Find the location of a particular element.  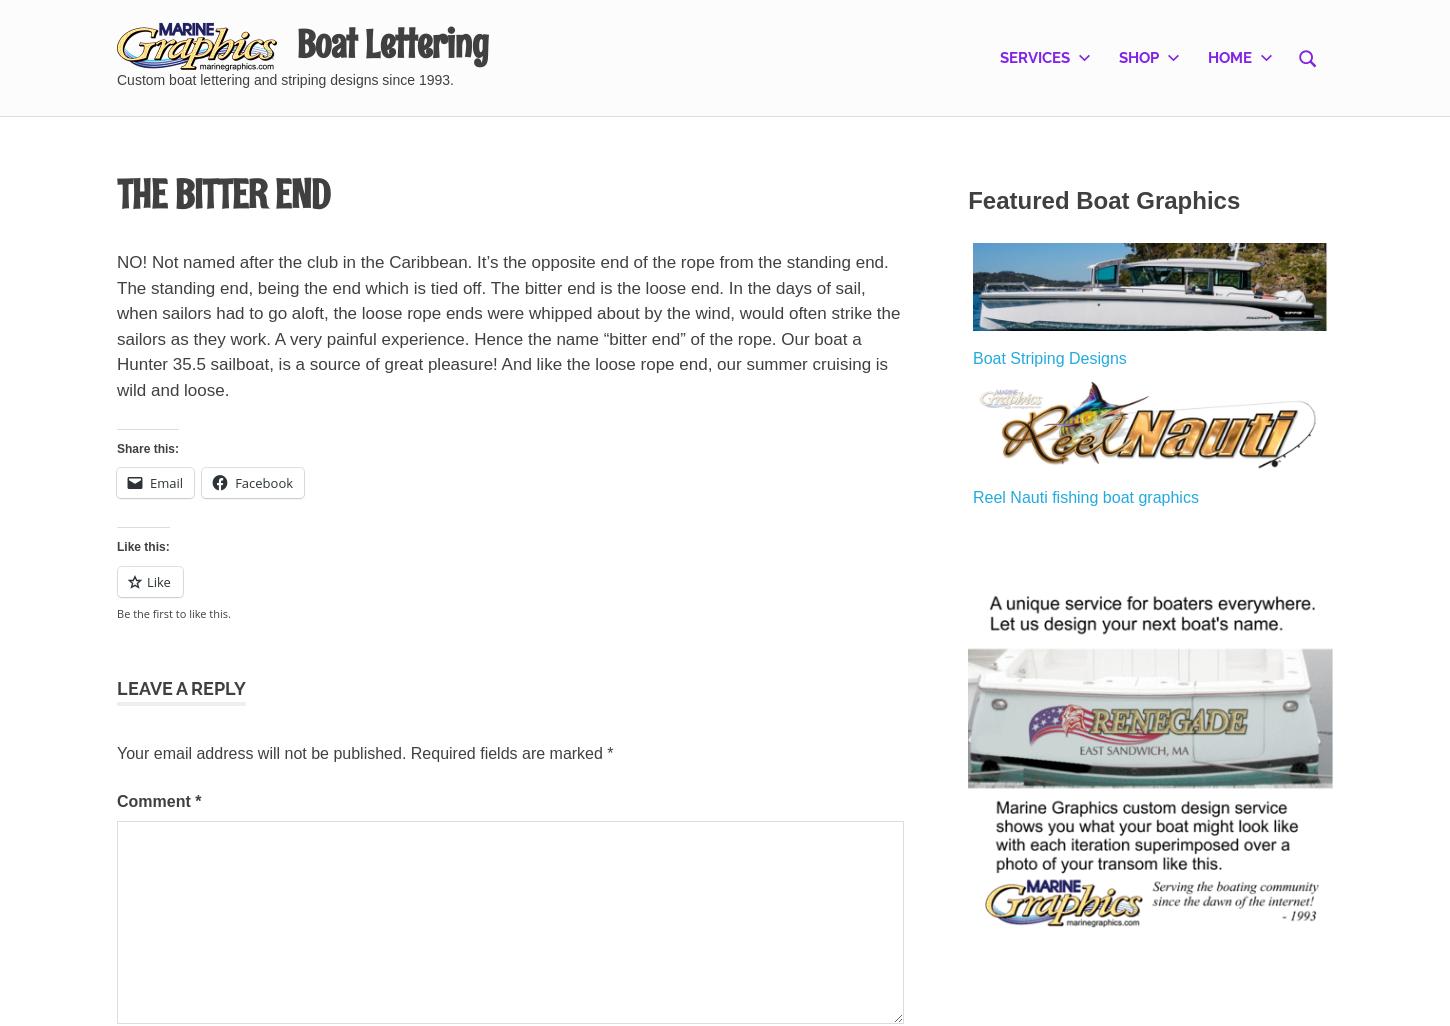

'Home' is located at coordinates (1230, 56).